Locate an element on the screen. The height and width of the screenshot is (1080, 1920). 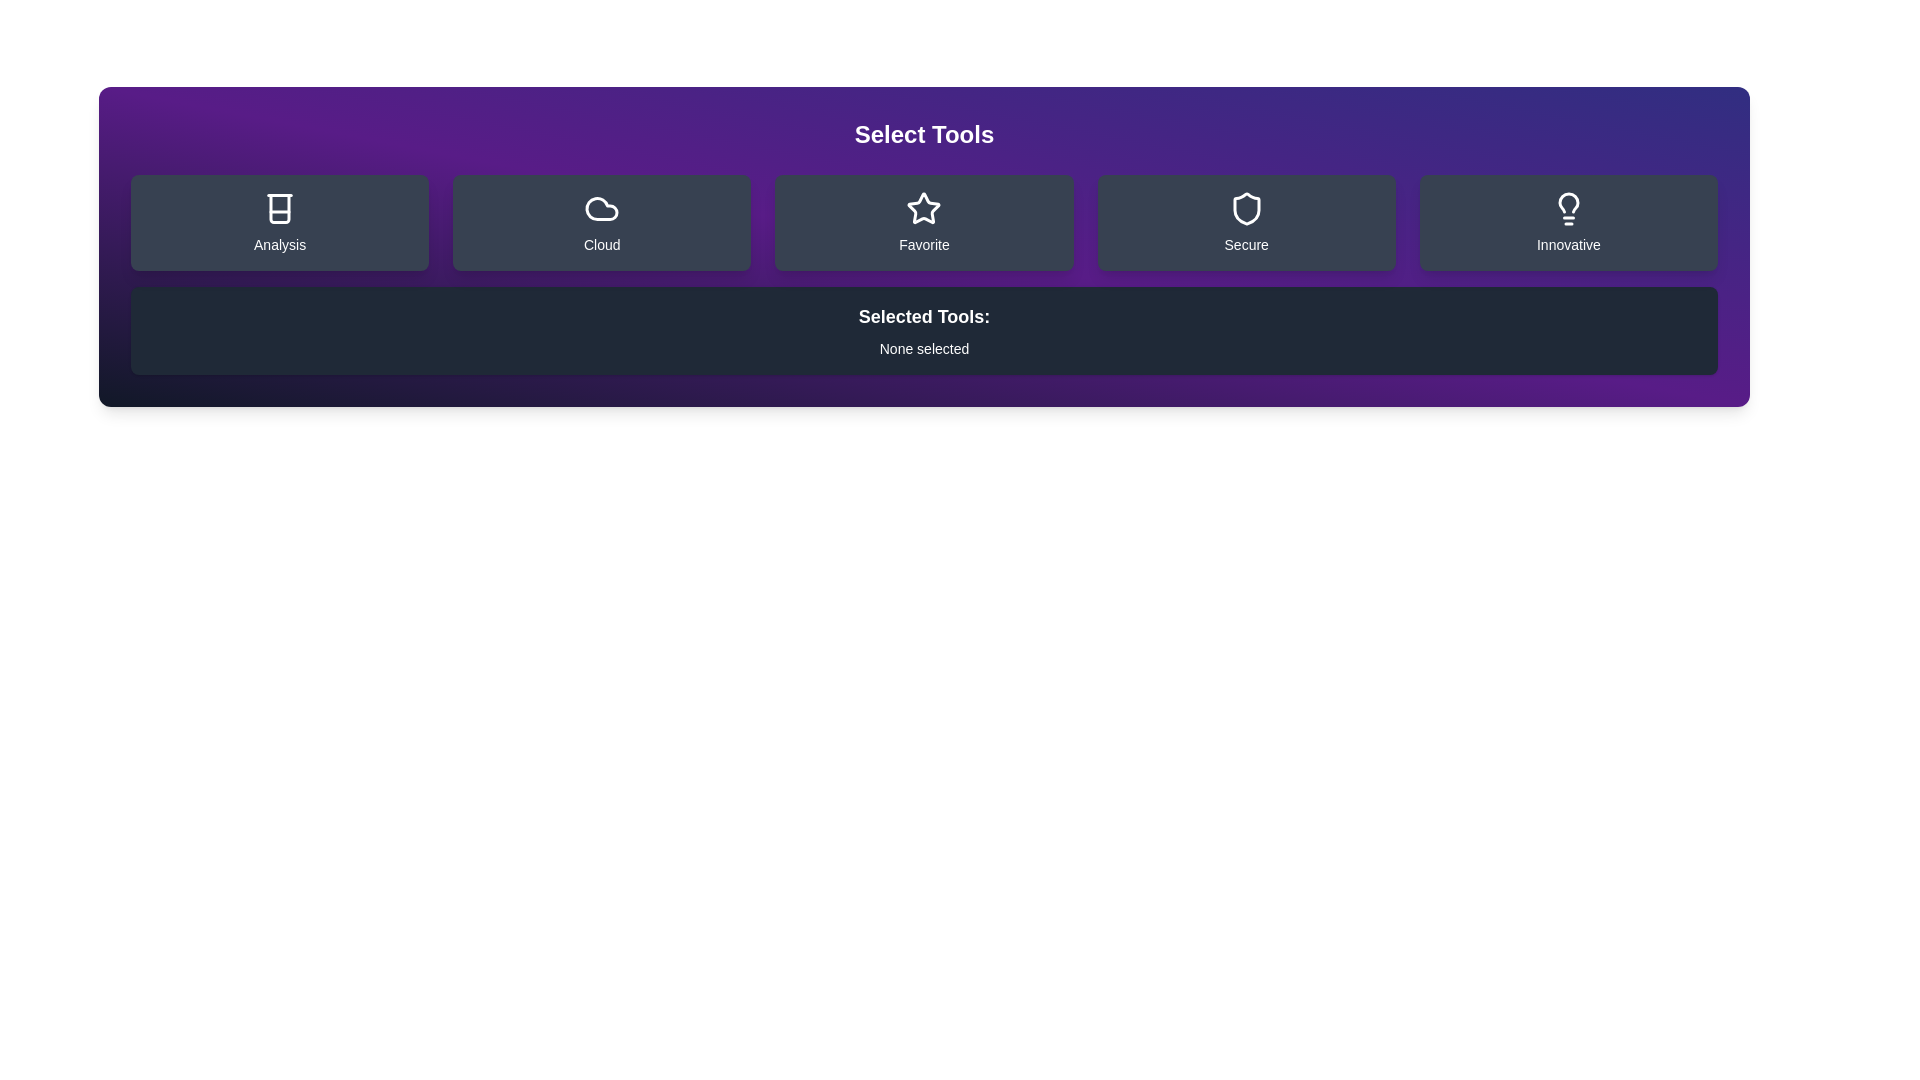
the 'Cloud' button, which is the second item in a horizontal grid of five buttons is located at coordinates (601, 223).